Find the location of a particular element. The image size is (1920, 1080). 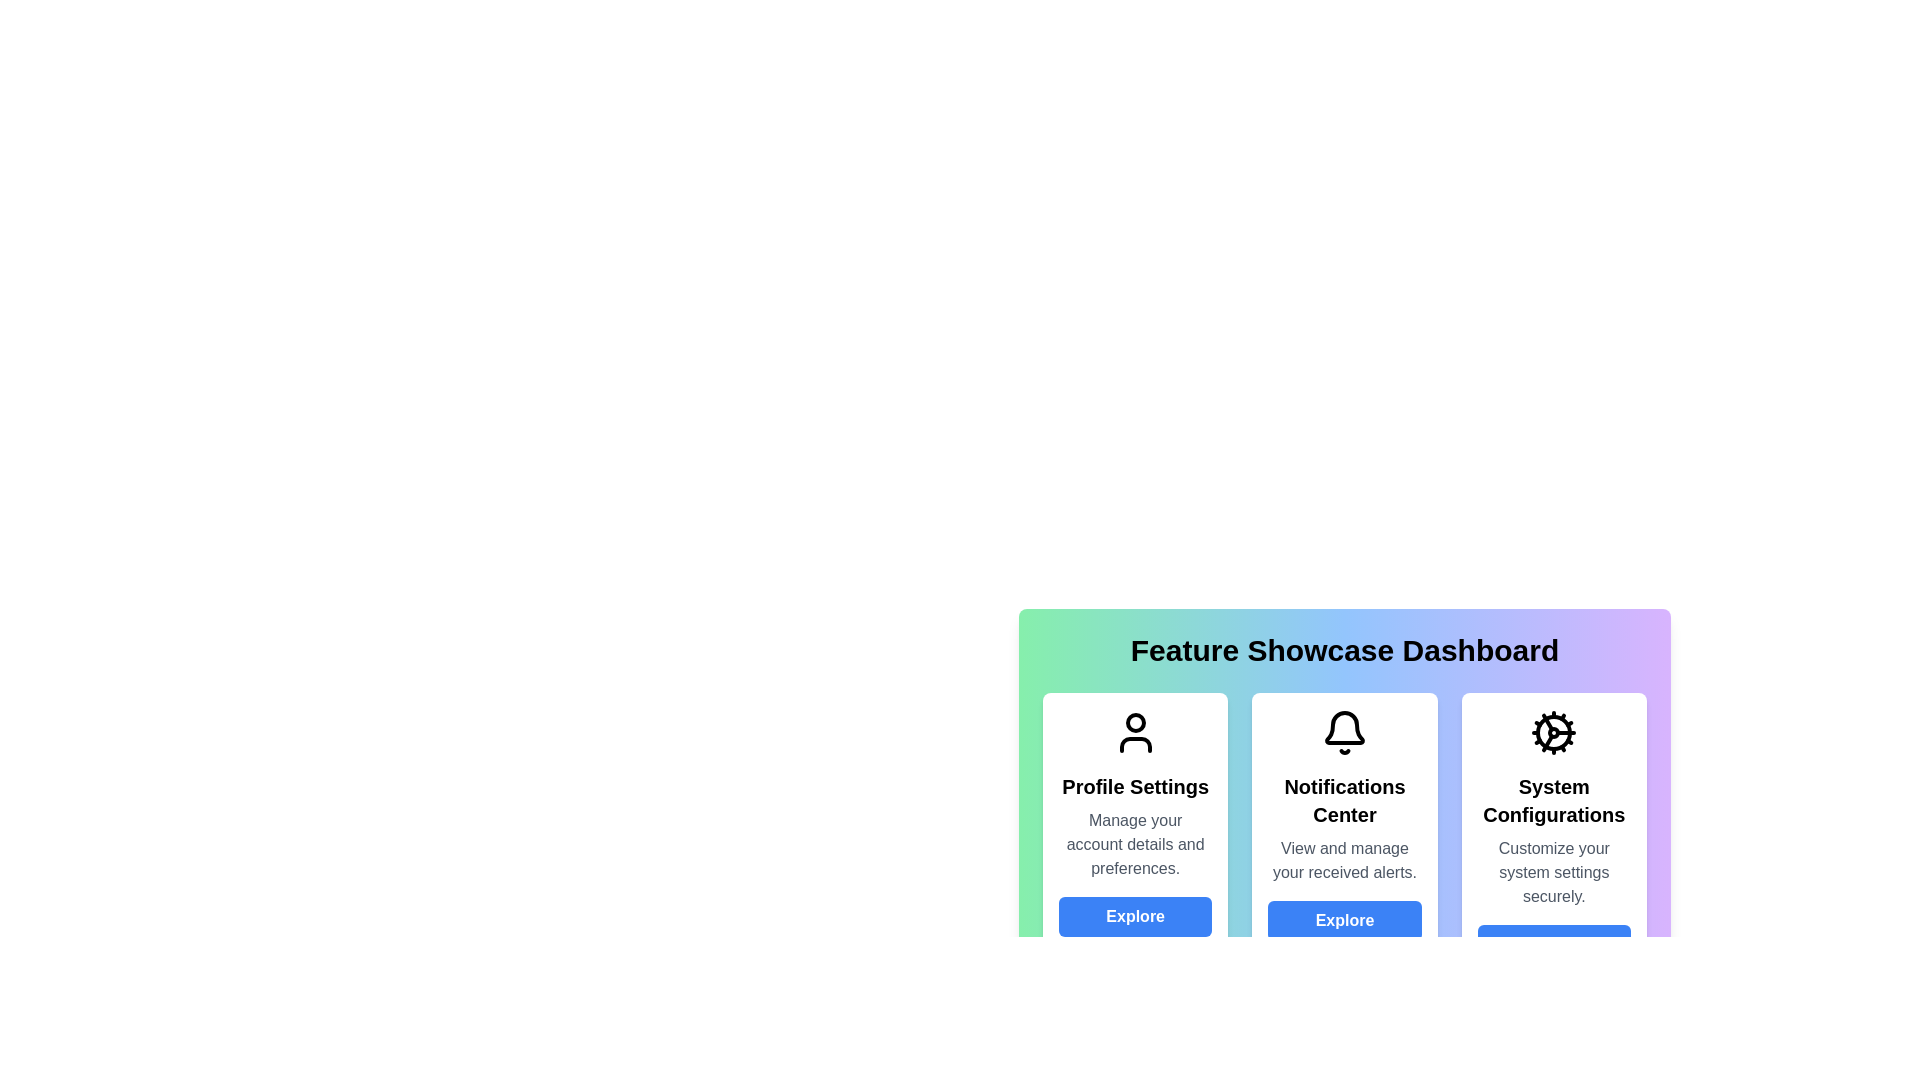

the bell-shaped notification icon located at the center of the 'Notifications Center' card, which is positioned between 'Profile Settings' and 'System Configurations' is located at coordinates (1344, 728).